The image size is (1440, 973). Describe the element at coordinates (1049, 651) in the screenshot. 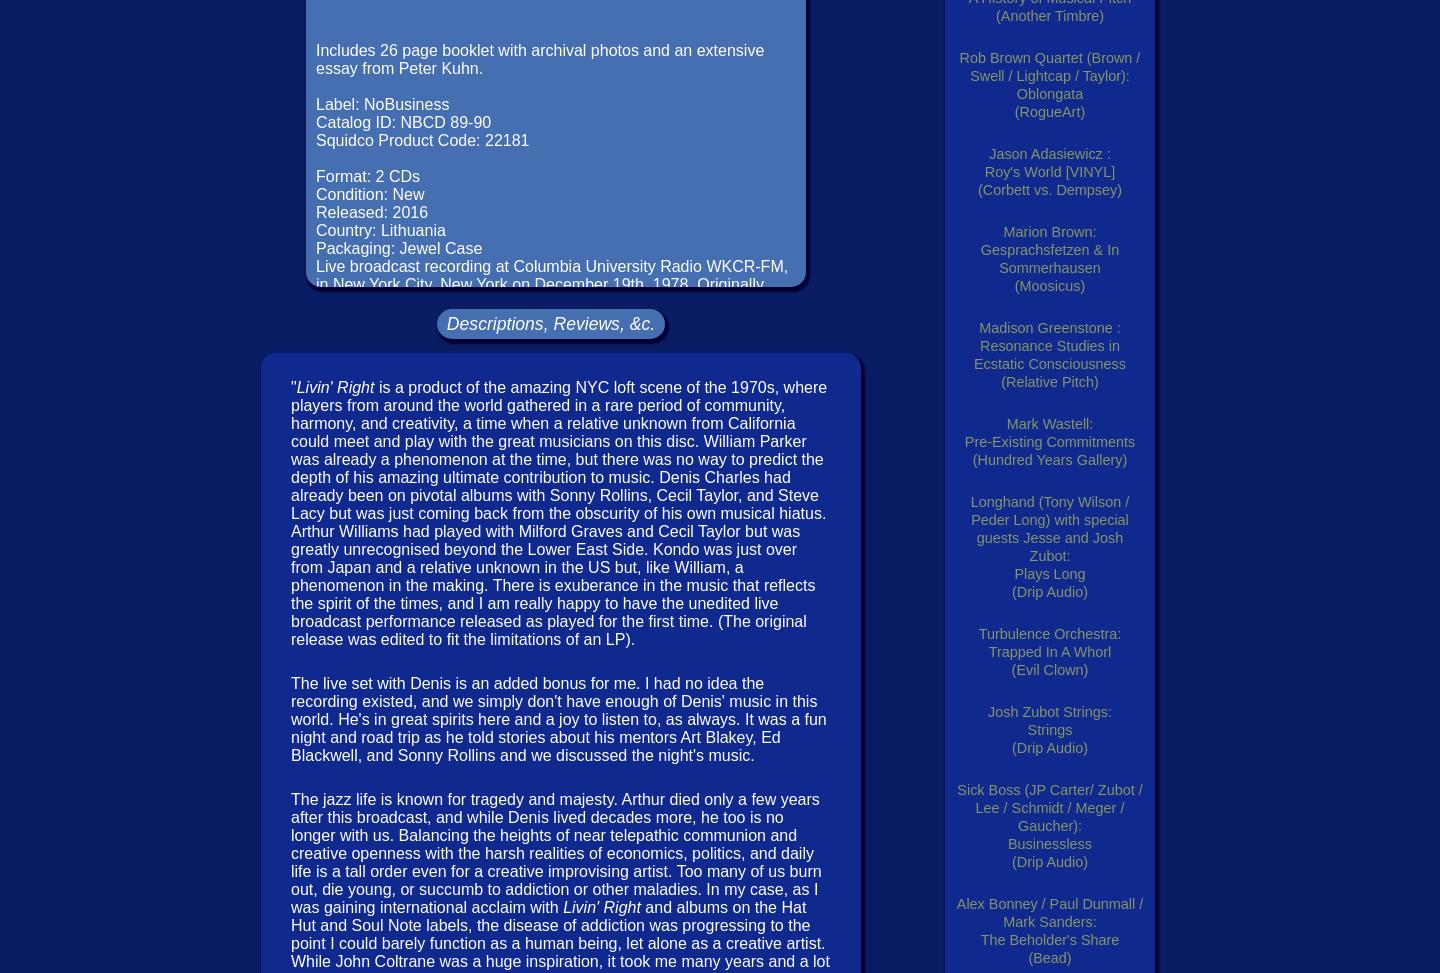

I see `'Trapped In A Whorl'` at that location.